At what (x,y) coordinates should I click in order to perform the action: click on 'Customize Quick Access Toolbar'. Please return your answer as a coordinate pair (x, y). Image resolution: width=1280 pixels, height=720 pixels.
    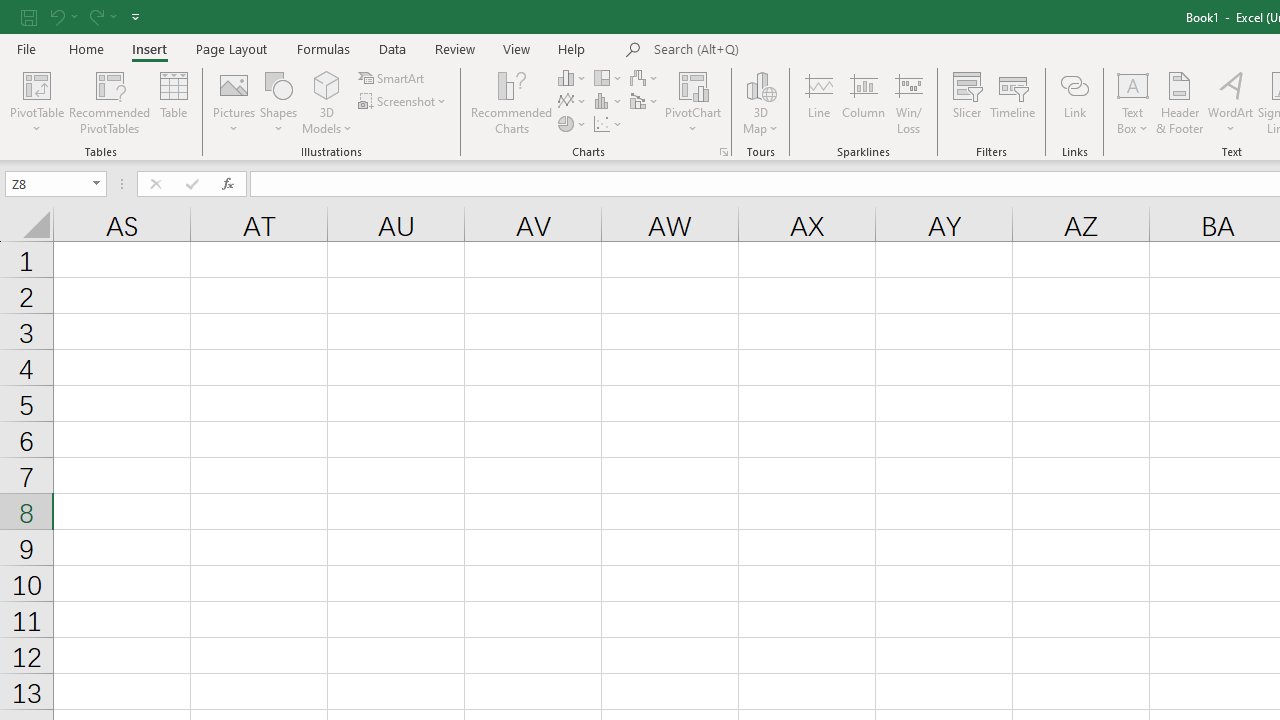
    Looking at the image, I should click on (134, 16).